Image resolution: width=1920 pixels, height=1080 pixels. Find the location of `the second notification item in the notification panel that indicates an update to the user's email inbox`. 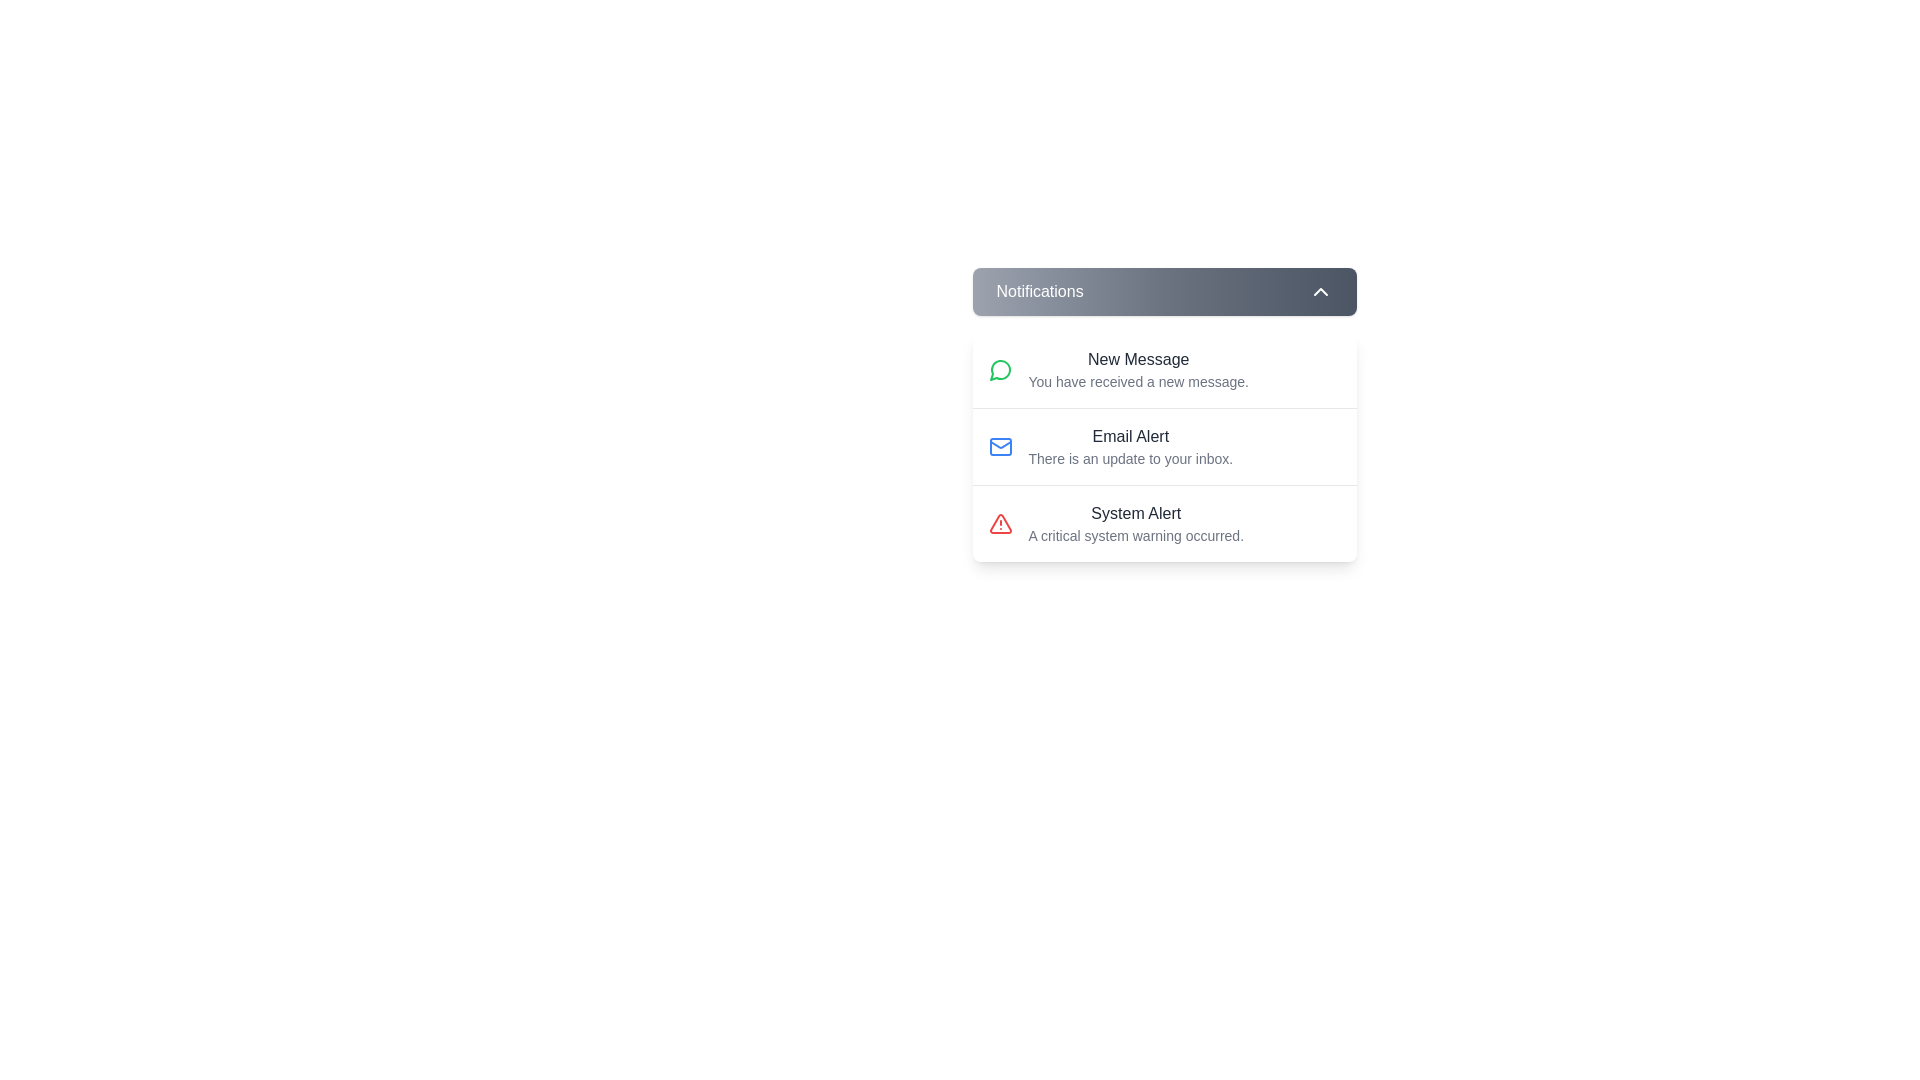

the second notification item in the notification panel that indicates an update to the user's email inbox is located at coordinates (1130, 446).